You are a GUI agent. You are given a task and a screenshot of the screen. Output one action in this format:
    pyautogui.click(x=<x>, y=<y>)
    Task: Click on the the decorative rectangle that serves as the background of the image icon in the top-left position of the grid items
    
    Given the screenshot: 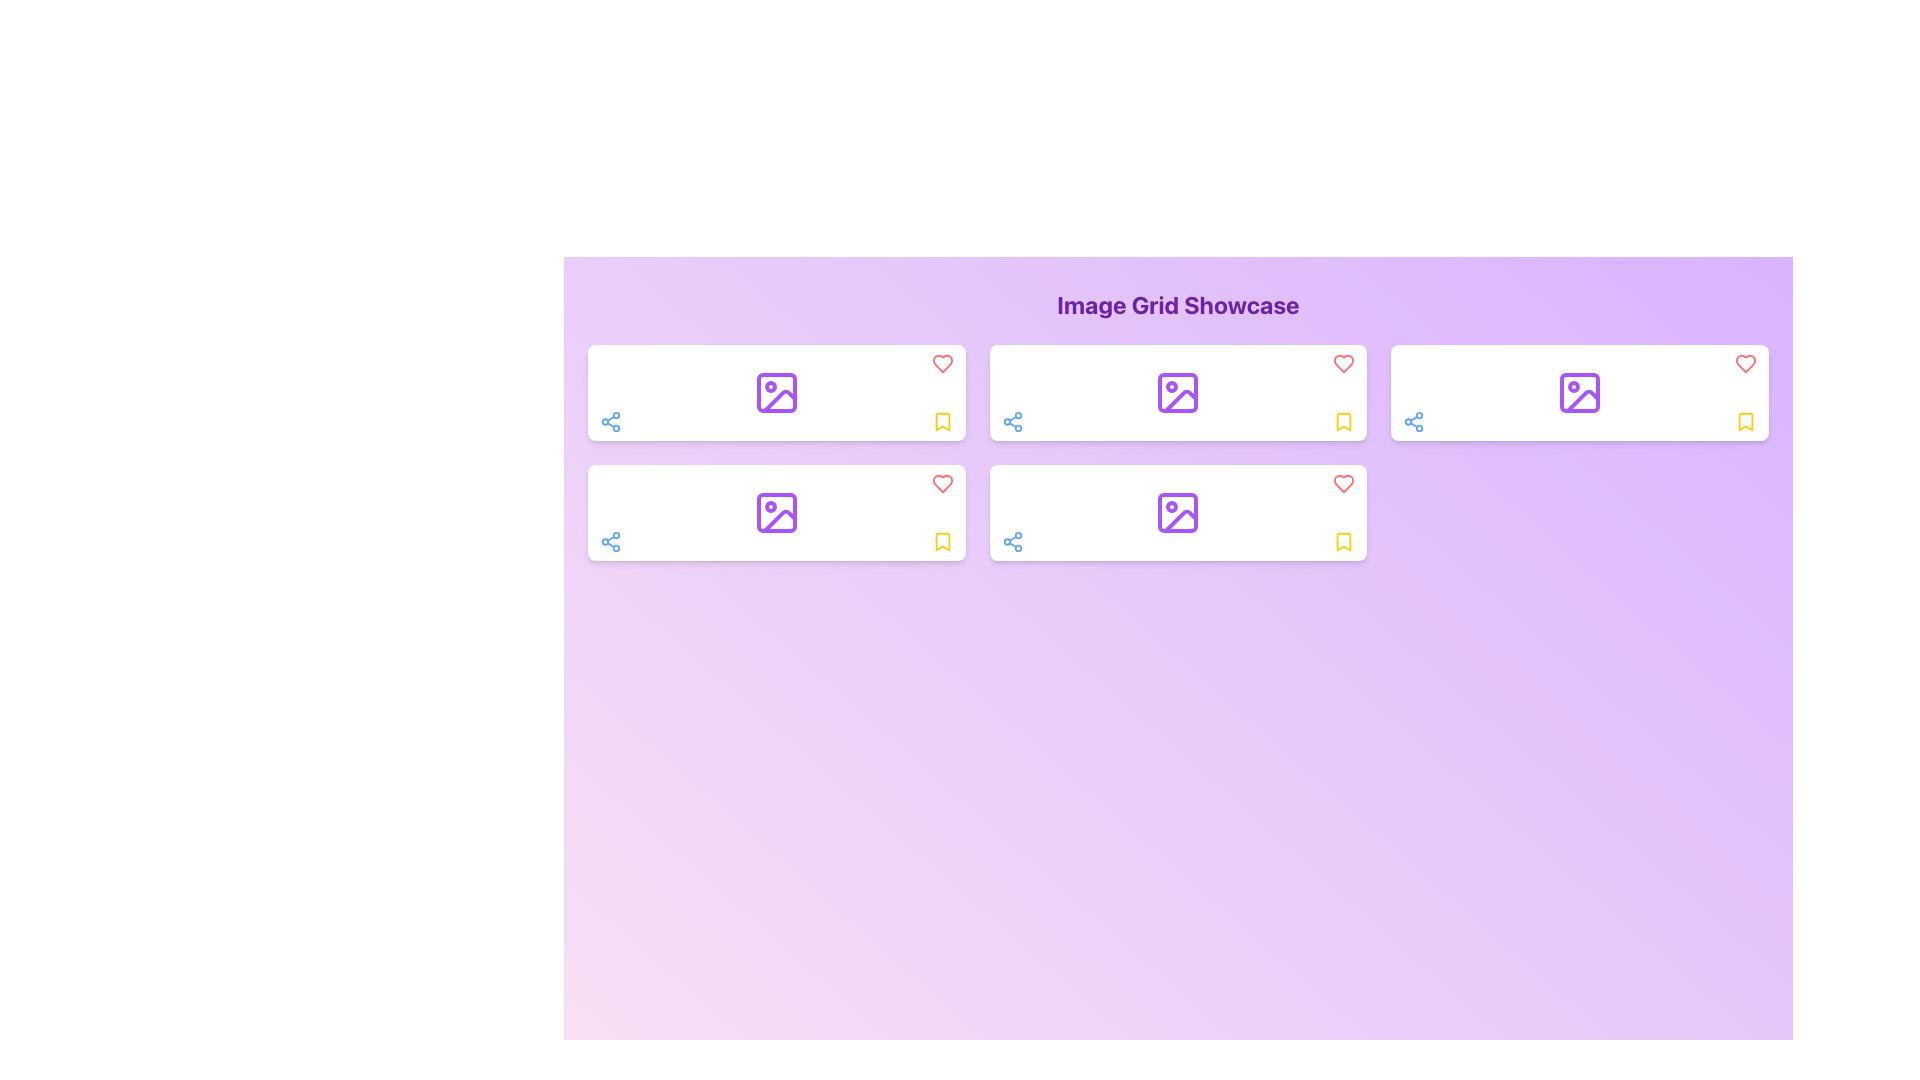 What is the action you would take?
    pyautogui.click(x=775, y=393)
    